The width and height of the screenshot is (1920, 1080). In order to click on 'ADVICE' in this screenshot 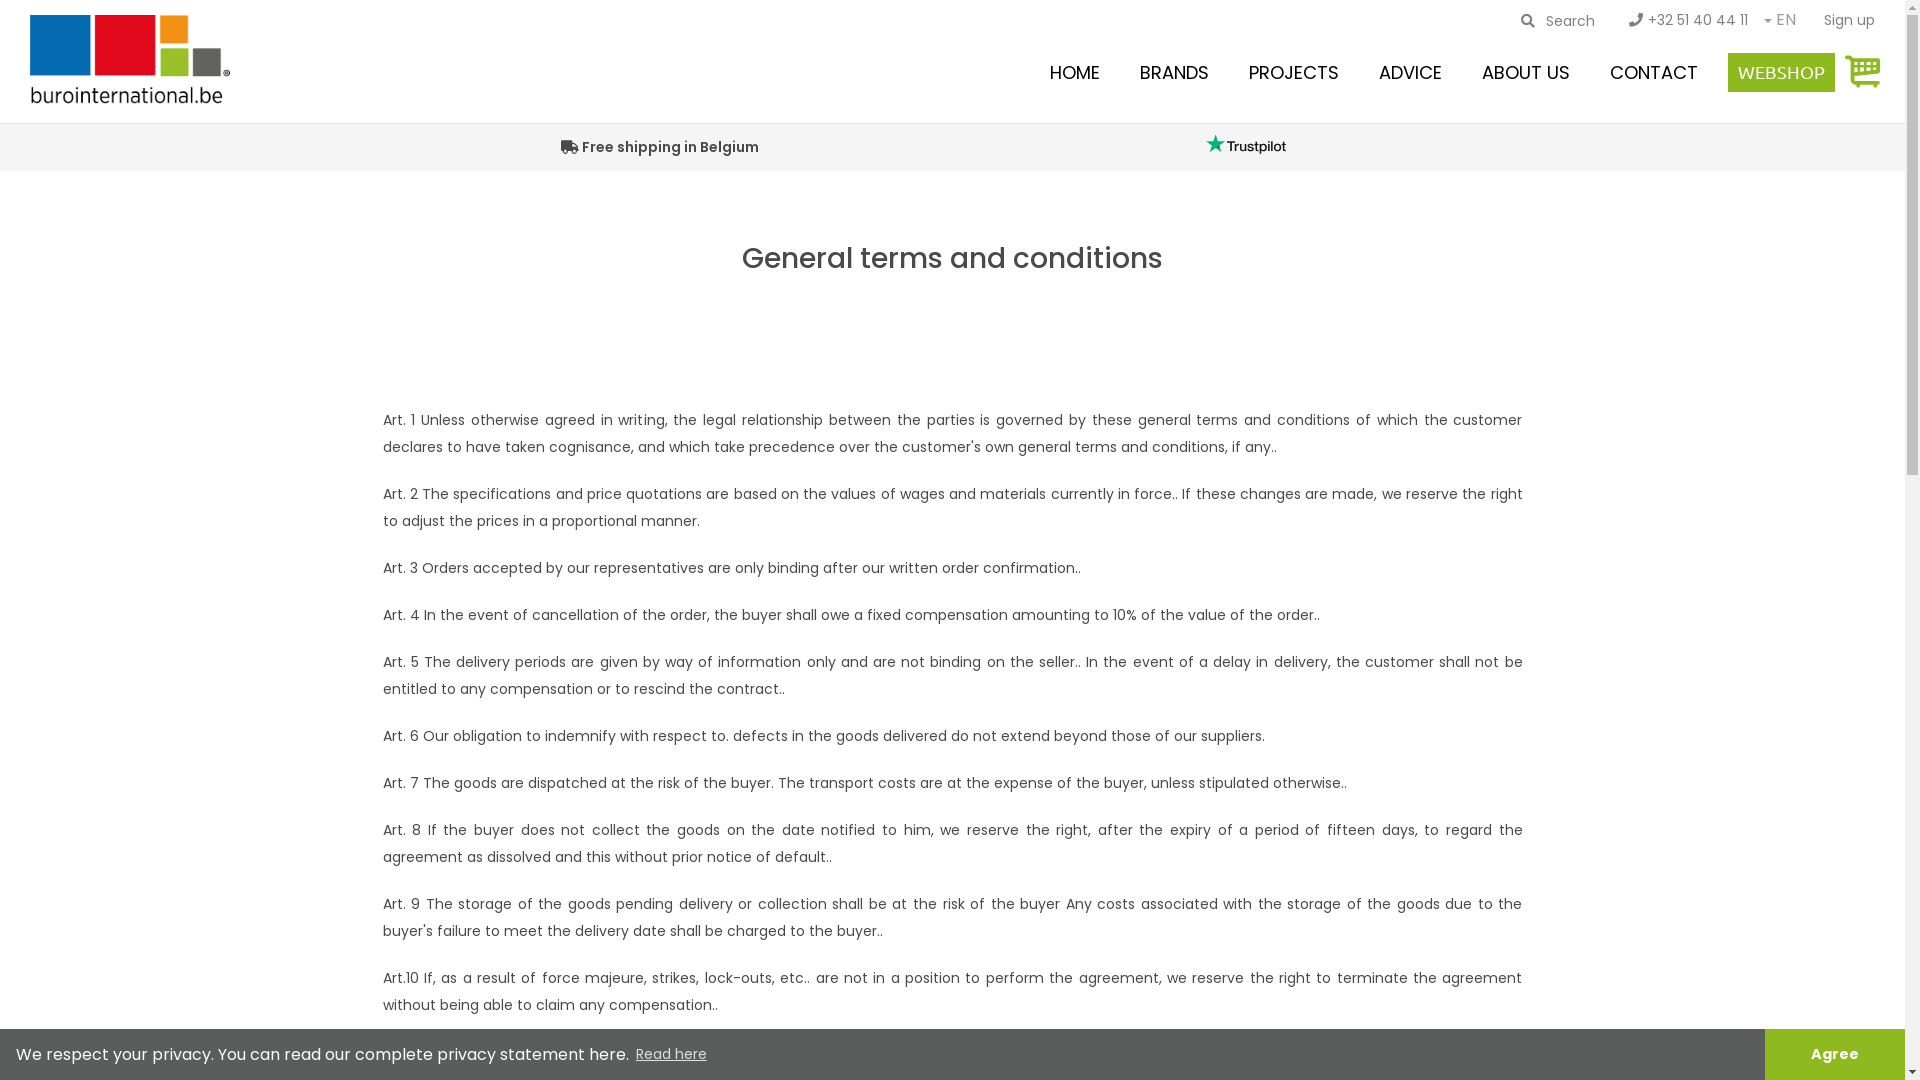, I will do `click(1409, 71)`.